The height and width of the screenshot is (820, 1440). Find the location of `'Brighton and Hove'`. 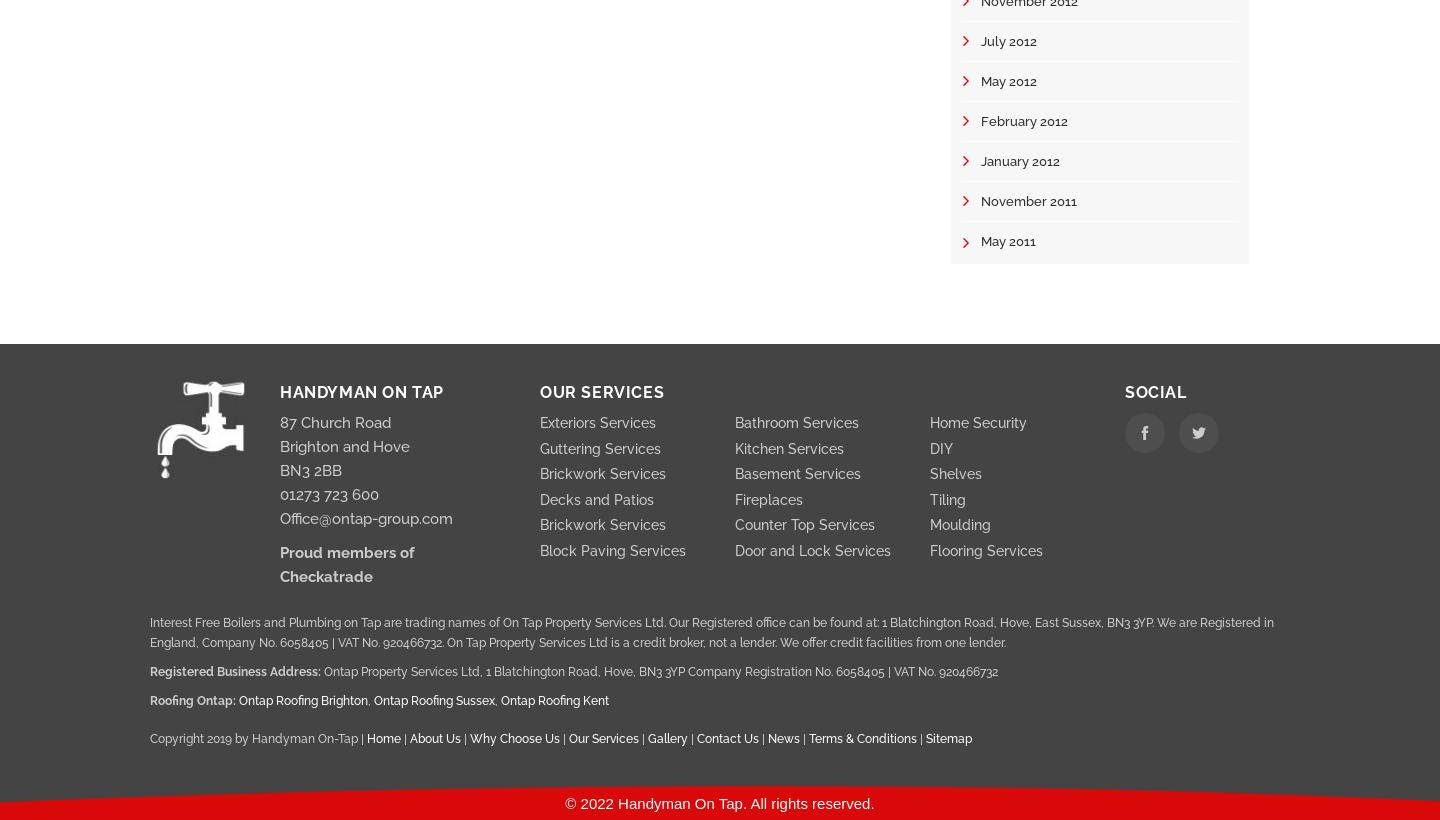

'Brighton and Hove' is located at coordinates (344, 445).